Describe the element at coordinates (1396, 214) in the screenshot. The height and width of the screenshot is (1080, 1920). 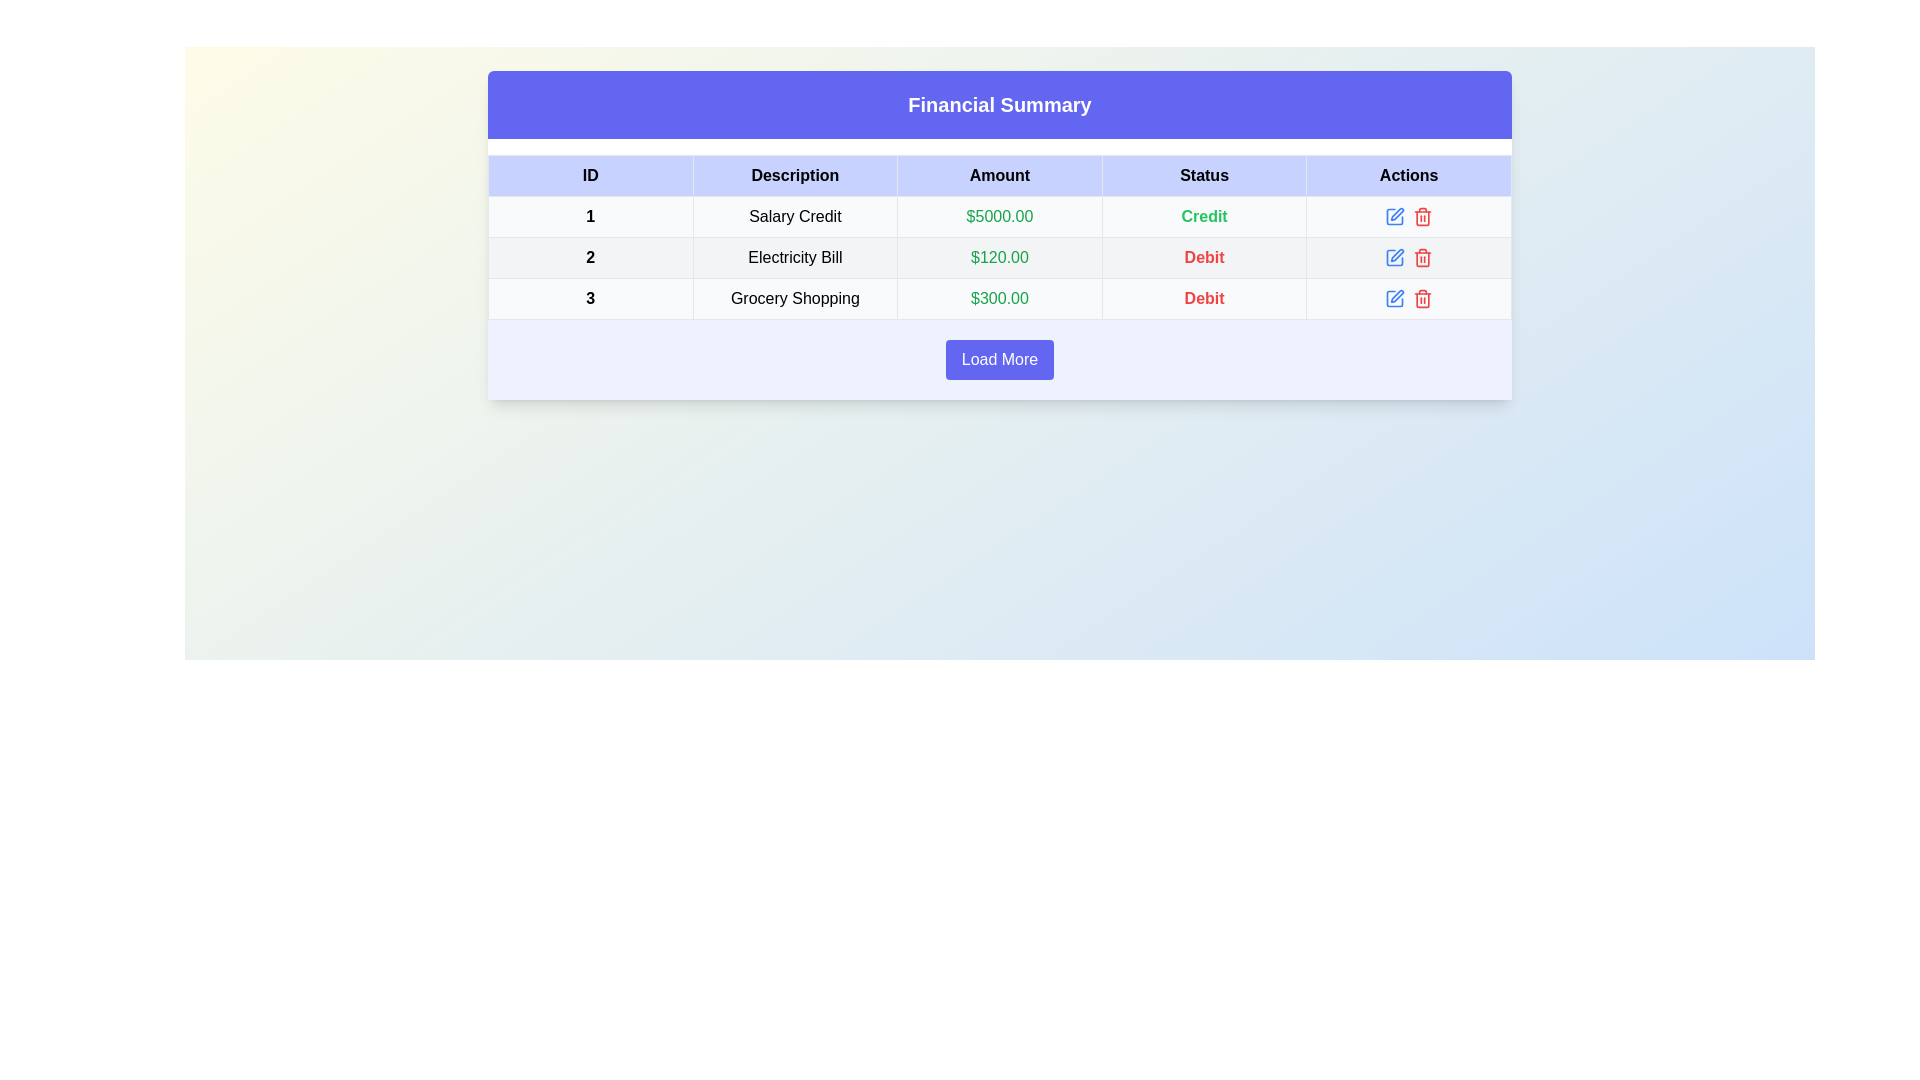
I see `the pen icon in the Actions column to initiate editing the associated Salary Credit entry` at that location.